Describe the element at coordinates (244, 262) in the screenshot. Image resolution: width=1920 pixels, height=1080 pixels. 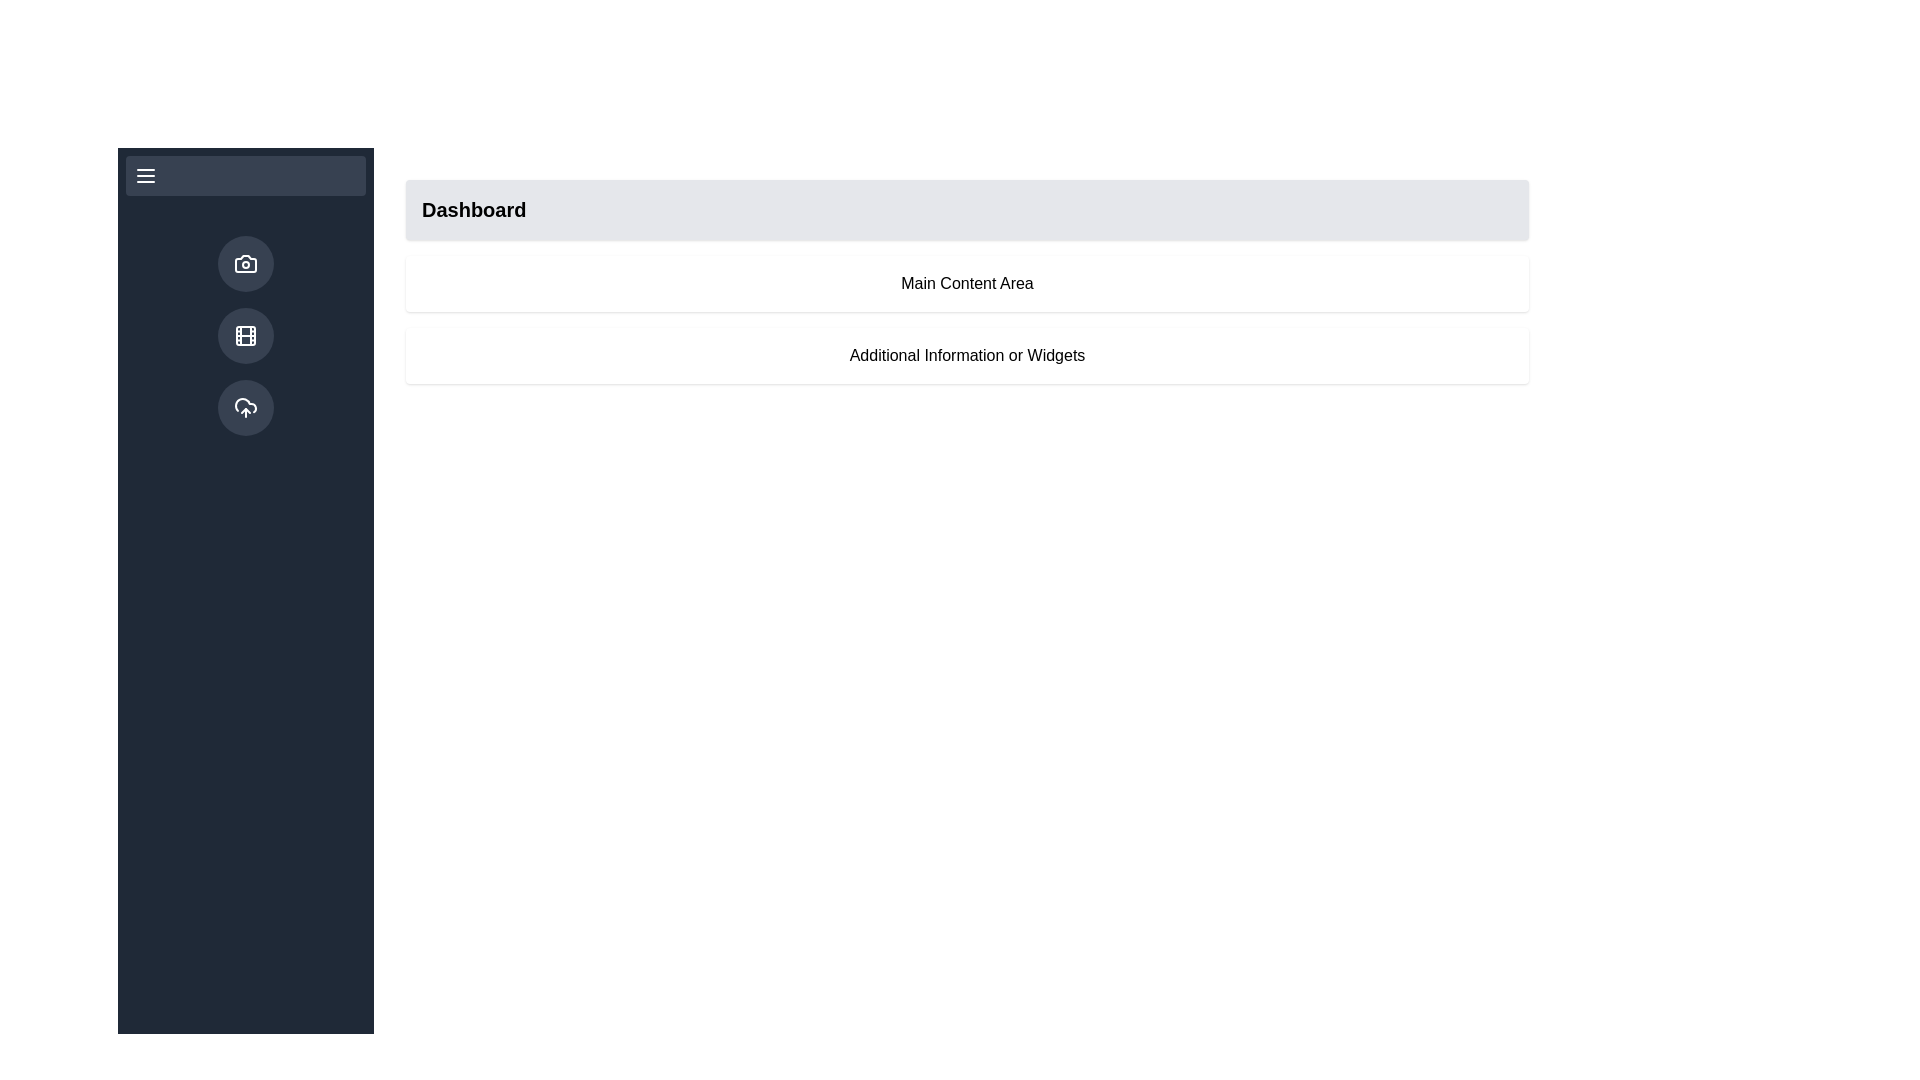
I see `the circular camera icon with a gray background located in the left sidebar, positioned second in a vertical list of icons` at that location.